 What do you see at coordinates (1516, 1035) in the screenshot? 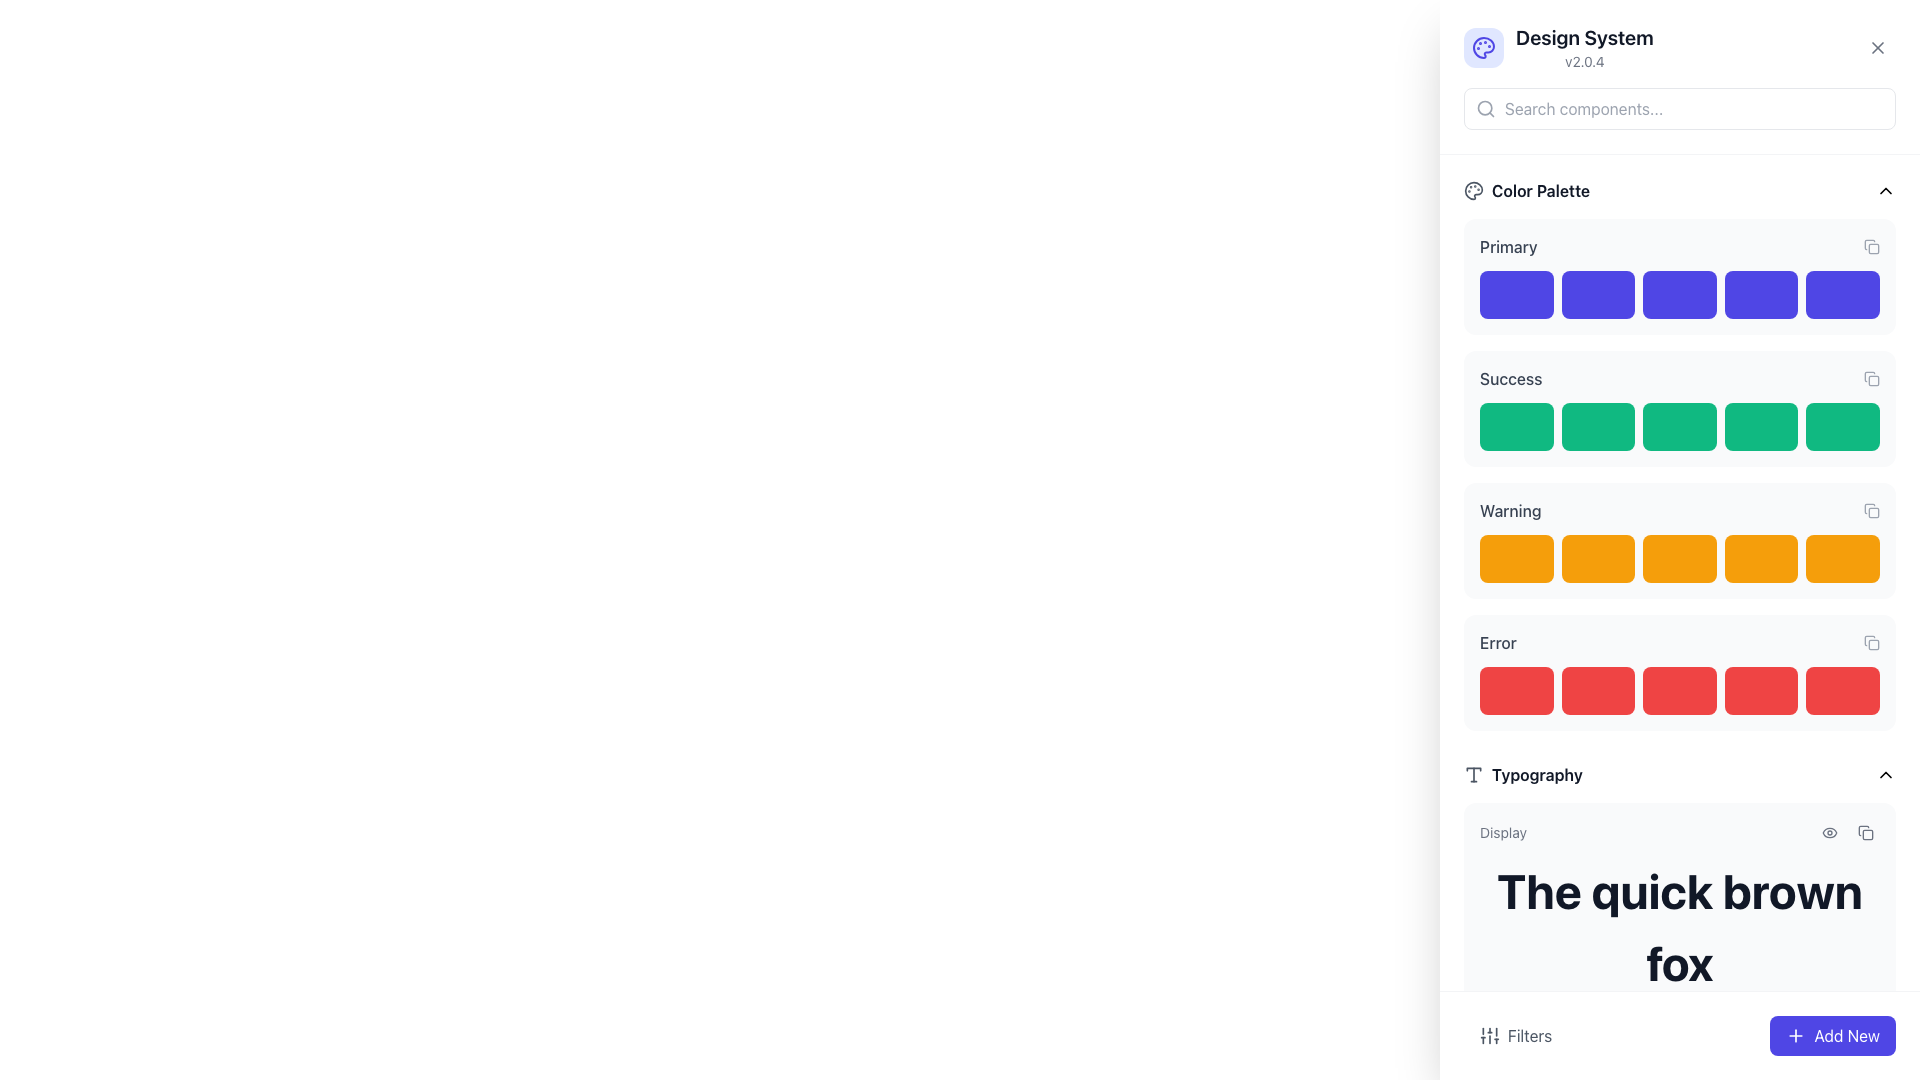
I see `the 'Filters' button with vertical sliders icon located at the bottom-left of the interface` at bounding box center [1516, 1035].